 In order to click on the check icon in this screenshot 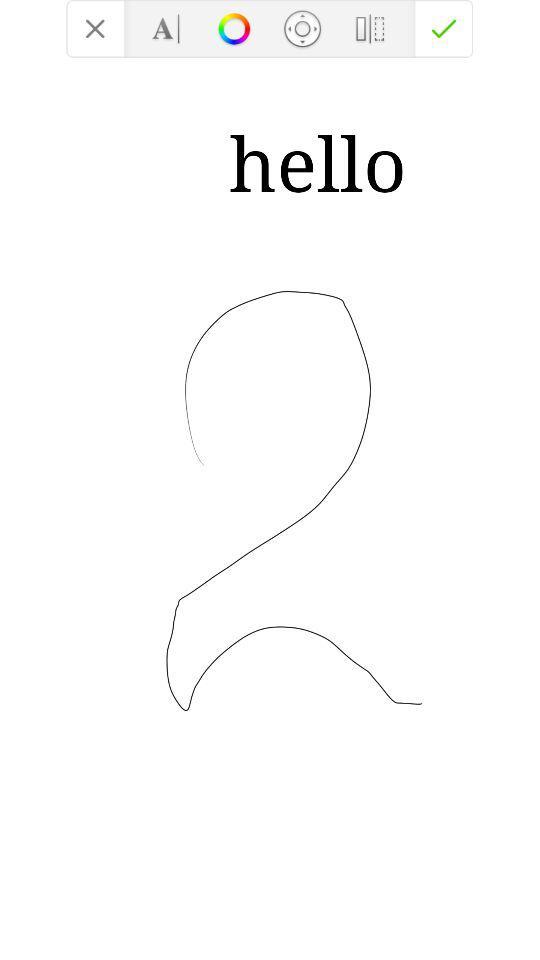, I will do `click(444, 27)`.